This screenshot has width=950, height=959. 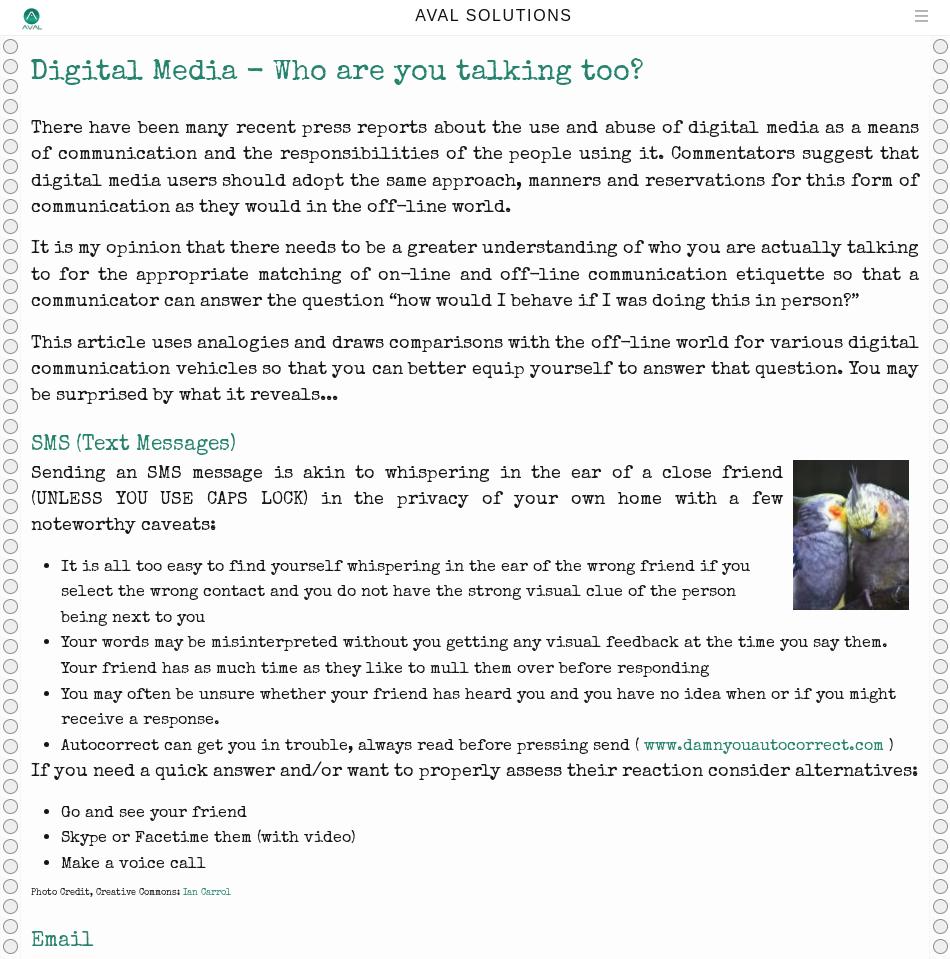 I want to click on 'Your words may be misinterpreted without you getting any visual feedback at the time you say them. Your friend has as much time as they like to mull them over before responding', so click(x=473, y=654).